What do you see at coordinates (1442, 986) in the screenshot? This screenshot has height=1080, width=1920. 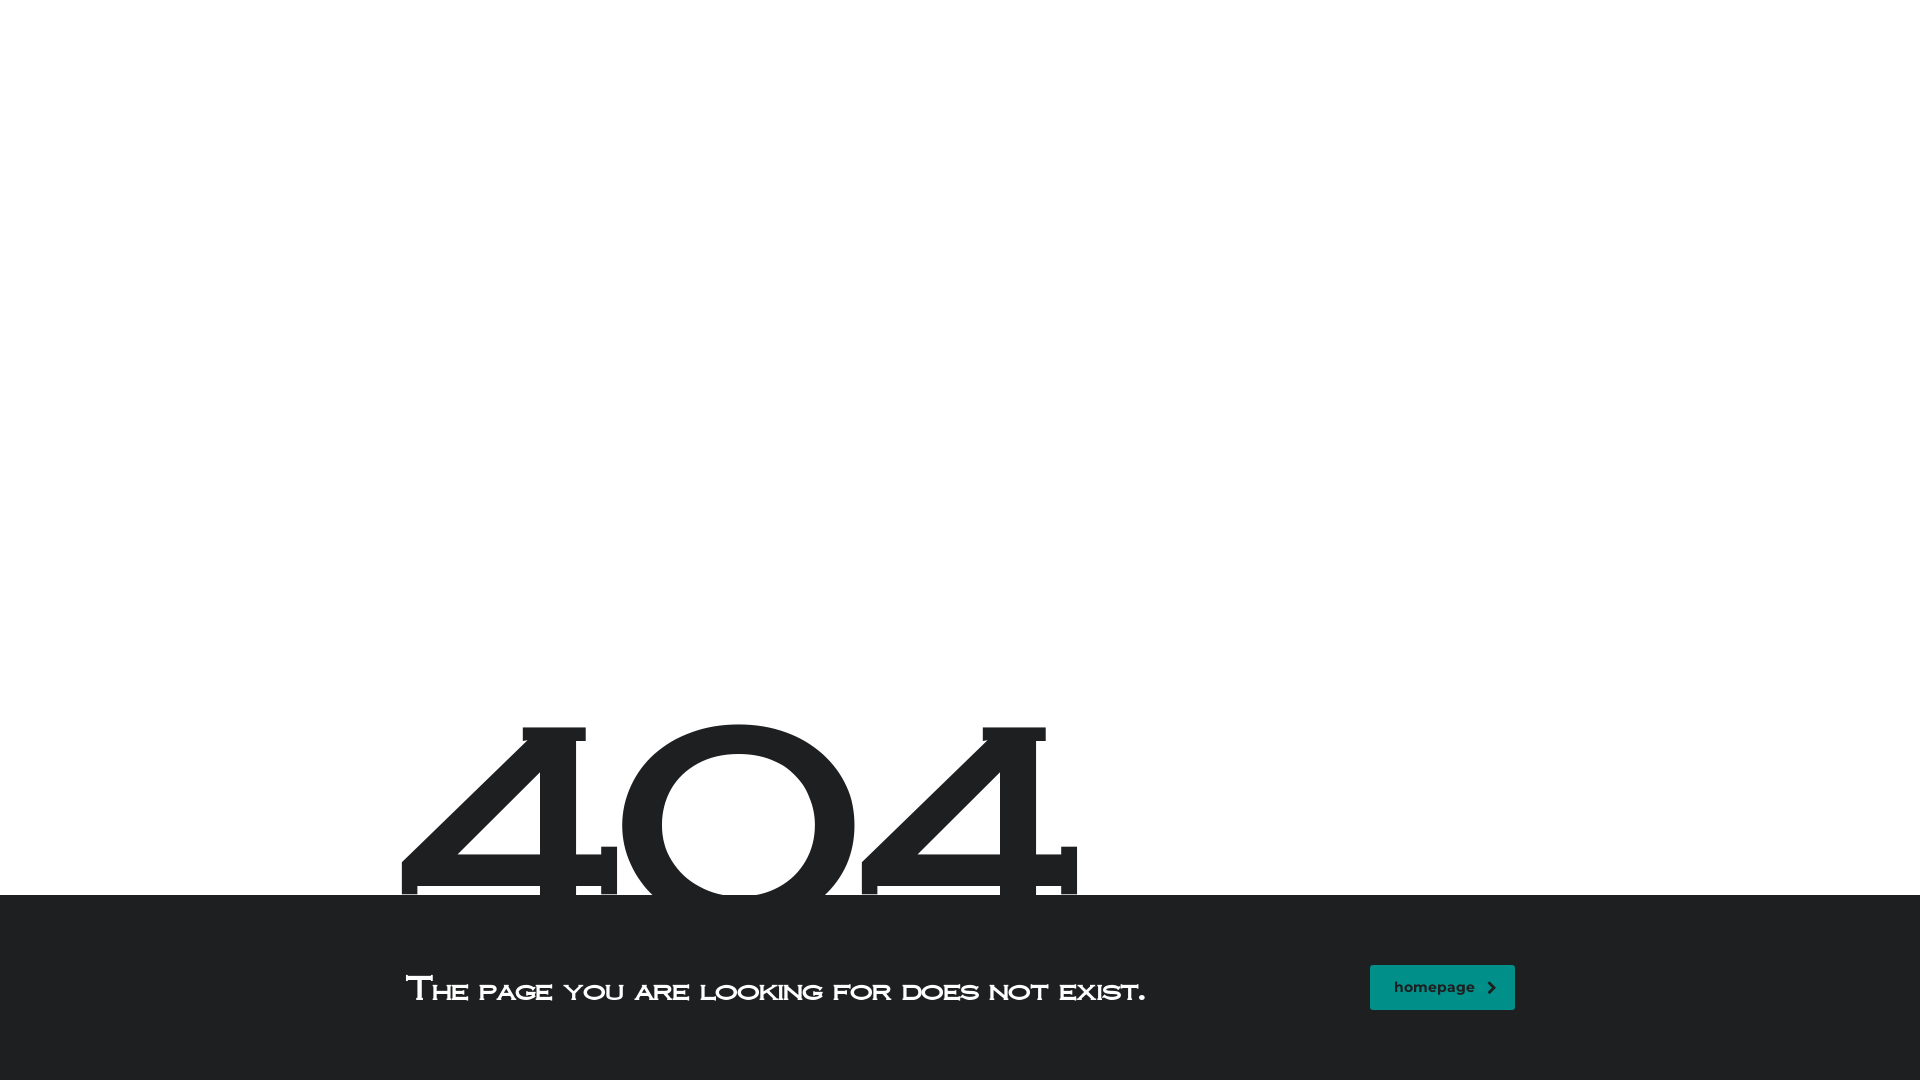 I see `'homepage'` at bounding box center [1442, 986].